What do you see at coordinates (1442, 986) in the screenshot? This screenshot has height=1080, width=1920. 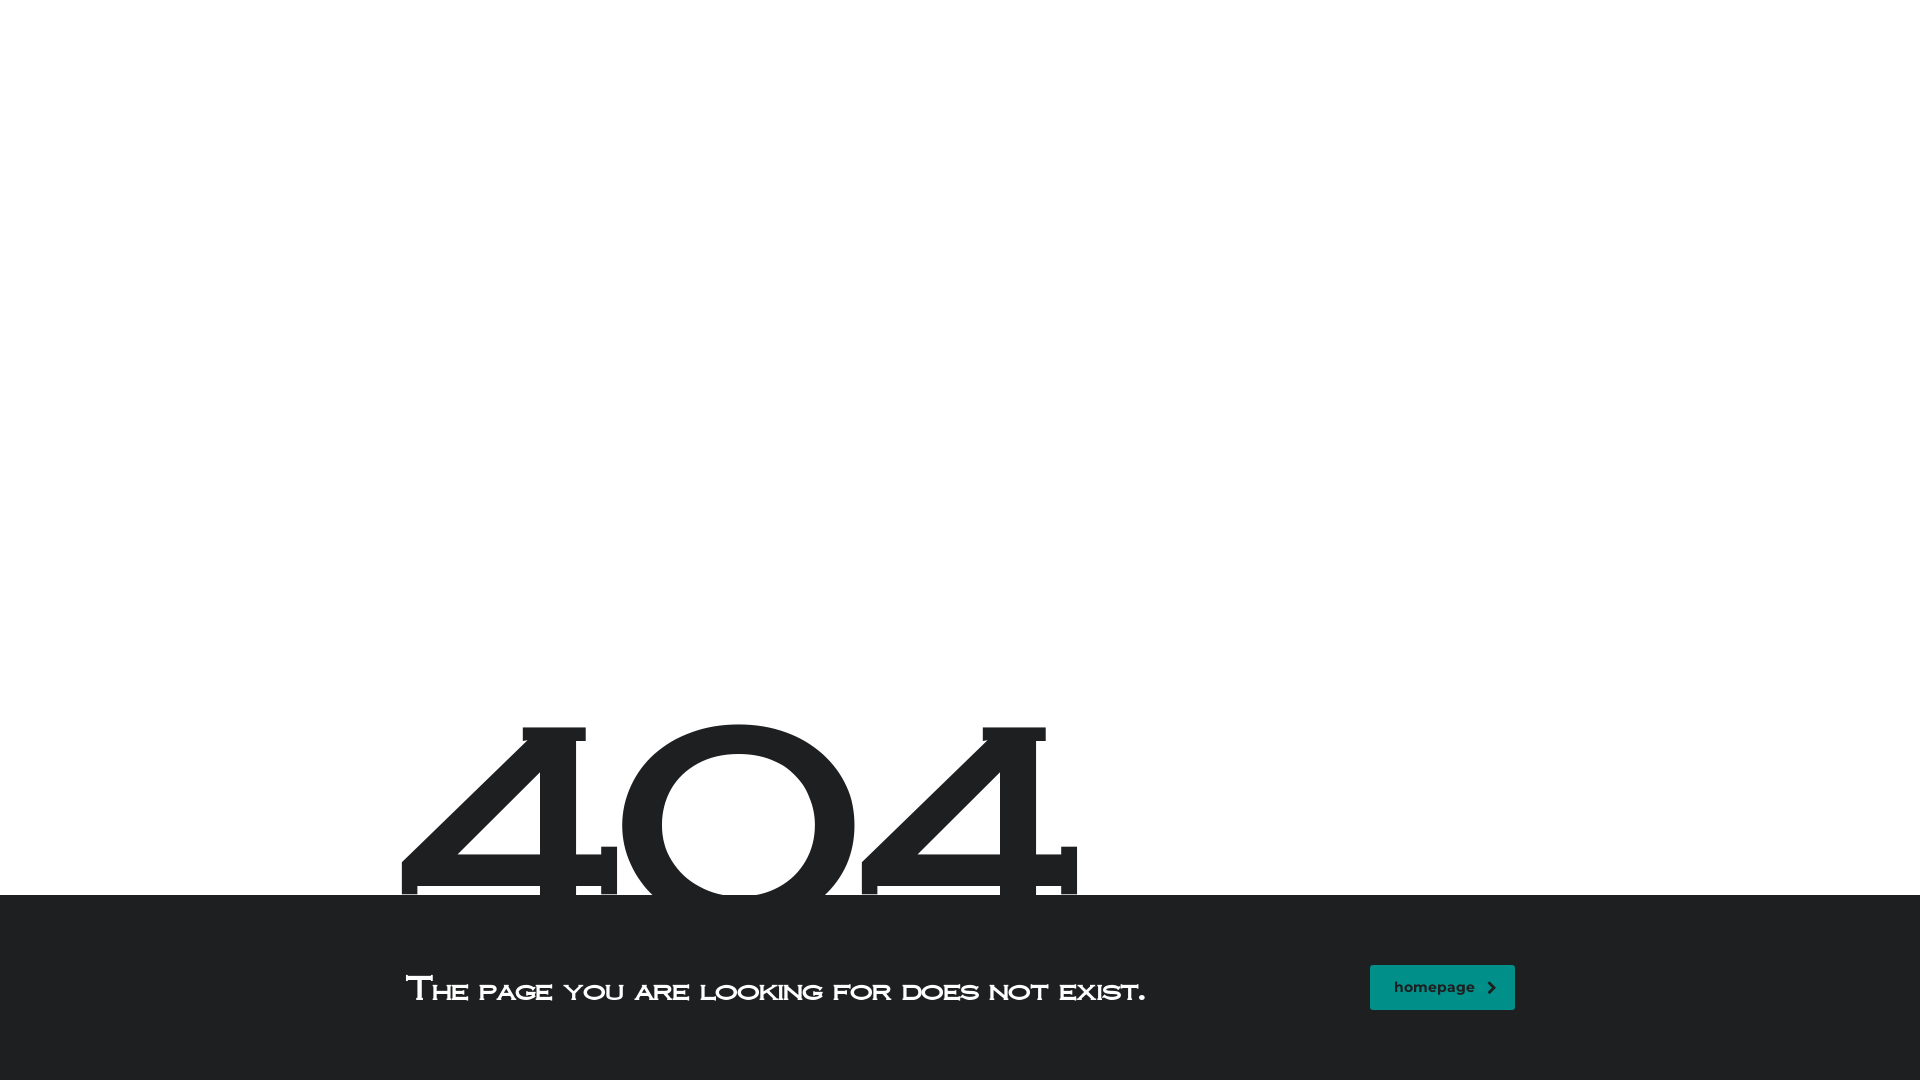 I see `'homepage'` at bounding box center [1442, 986].